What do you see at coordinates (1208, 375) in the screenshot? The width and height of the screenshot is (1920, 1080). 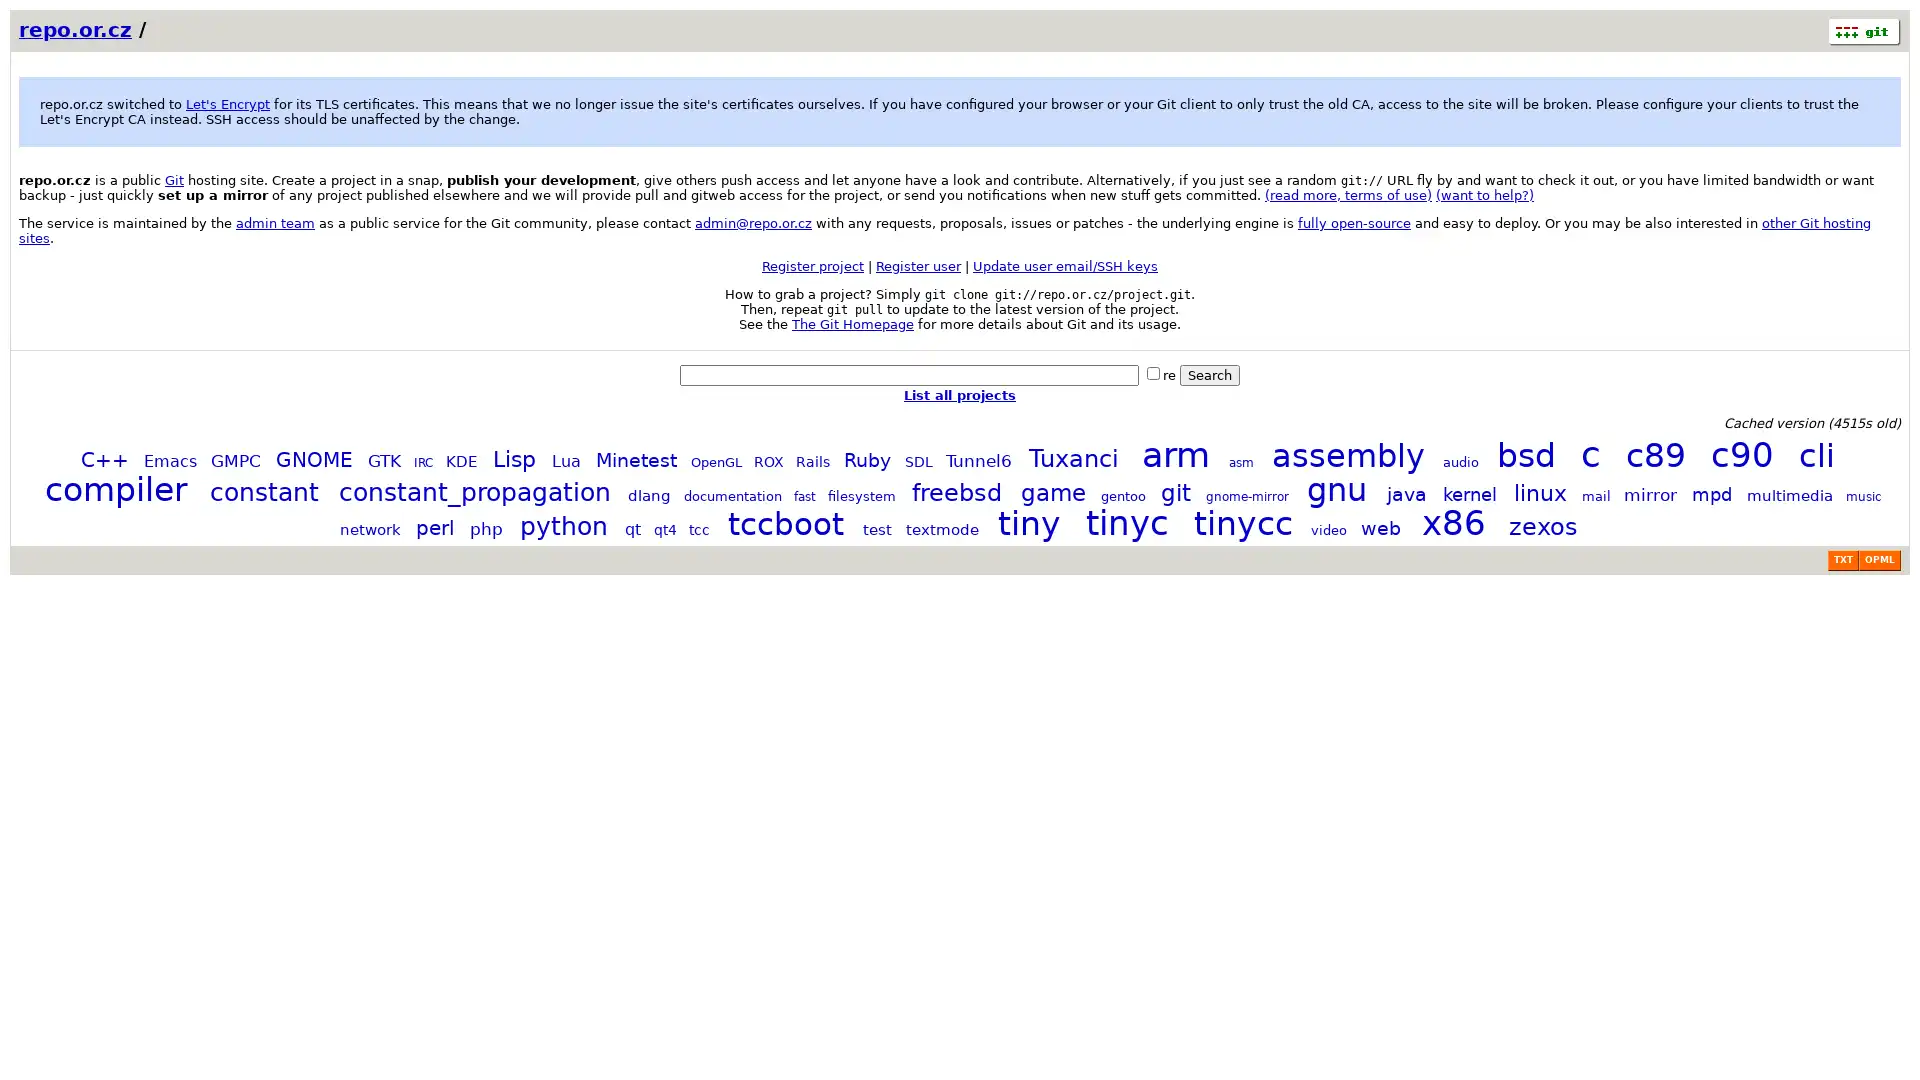 I see `Search` at bounding box center [1208, 375].